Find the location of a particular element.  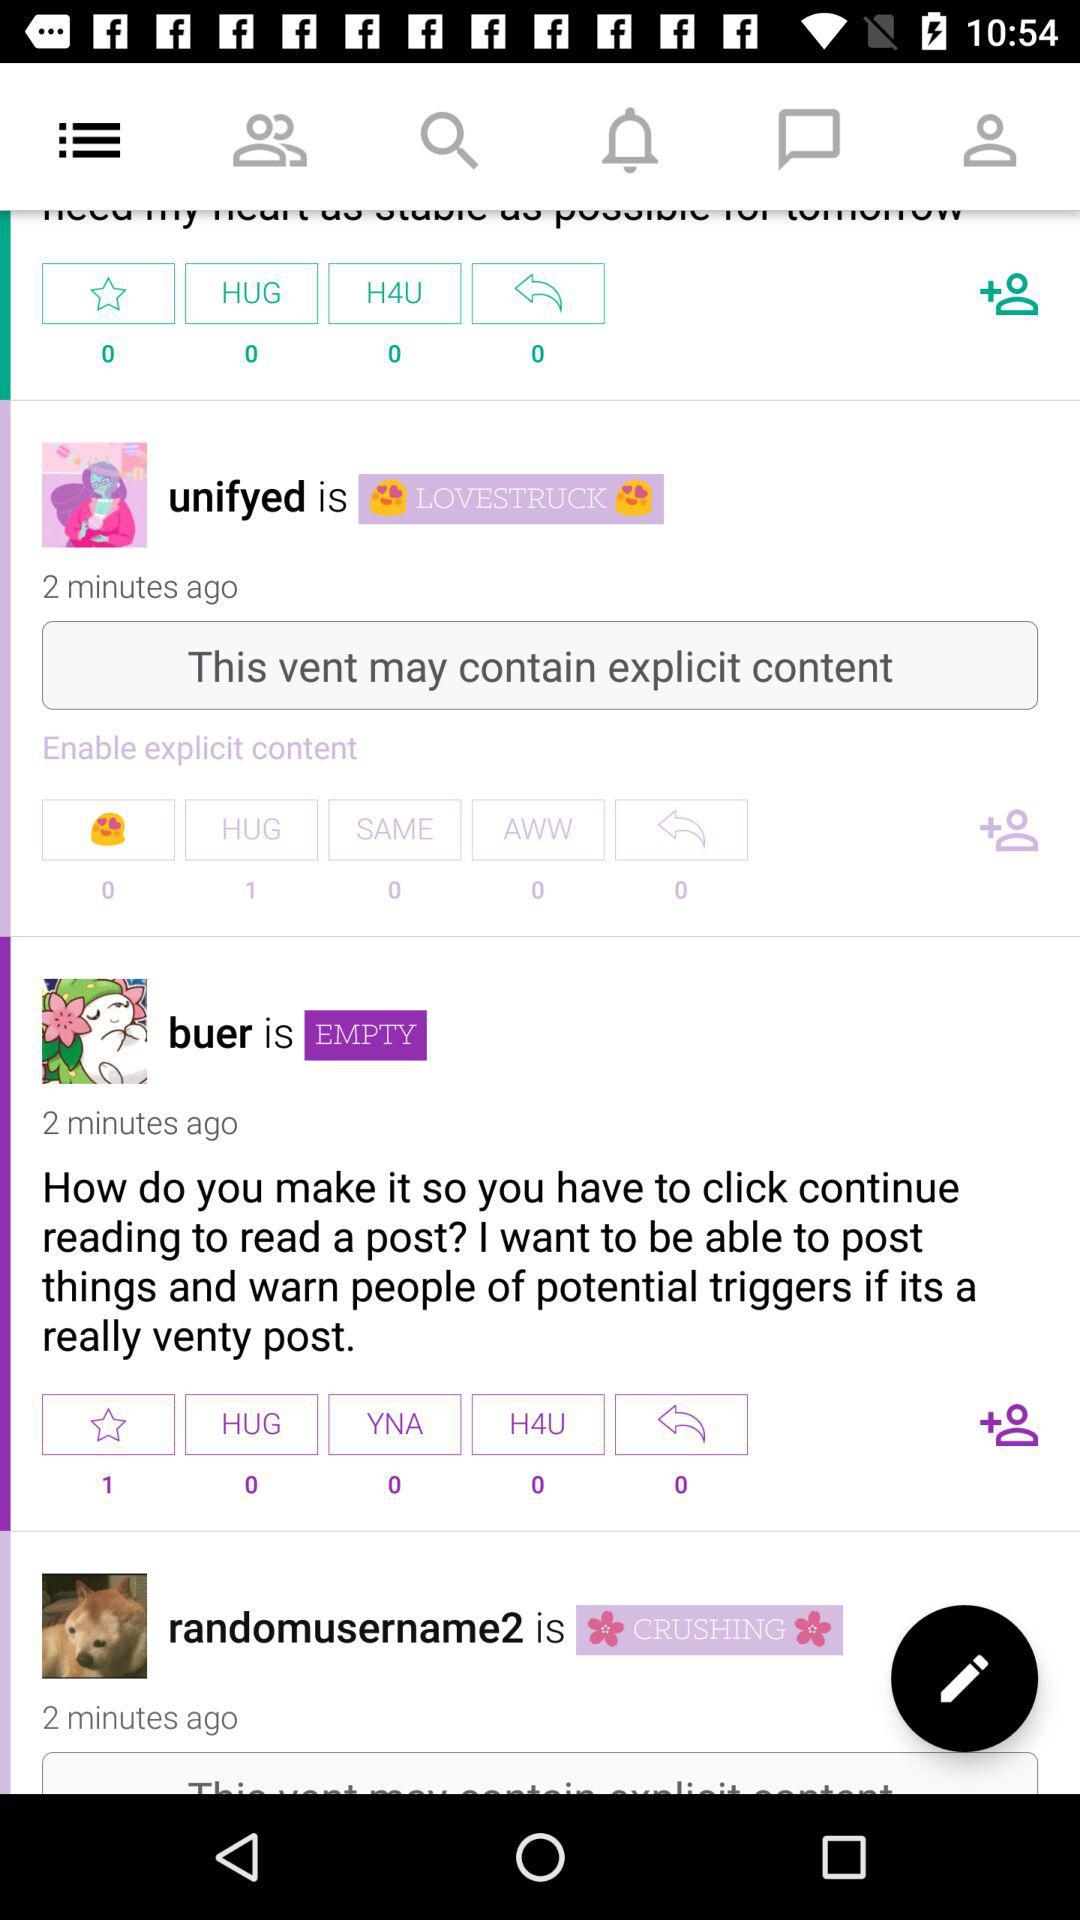

the number below the yna is located at coordinates (394, 1492).